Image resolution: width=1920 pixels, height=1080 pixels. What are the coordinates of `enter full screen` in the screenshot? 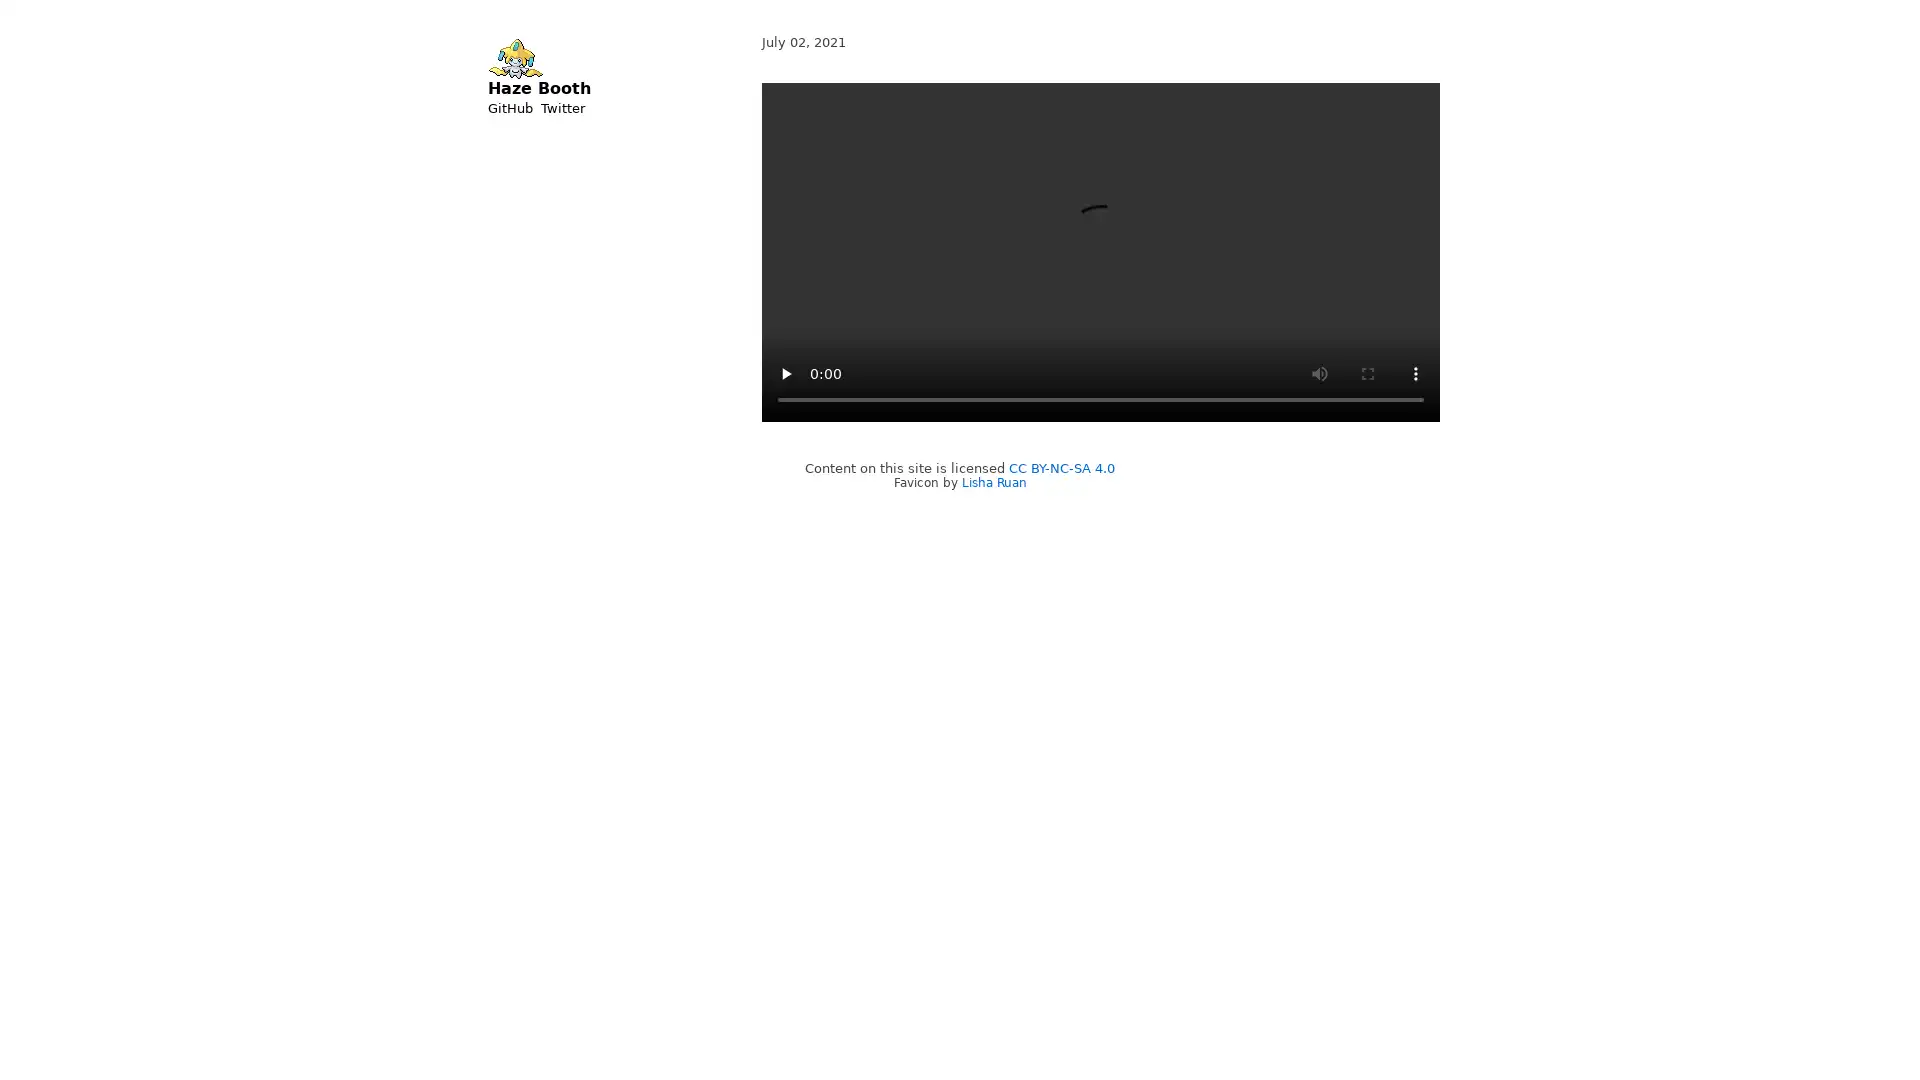 It's located at (1367, 374).